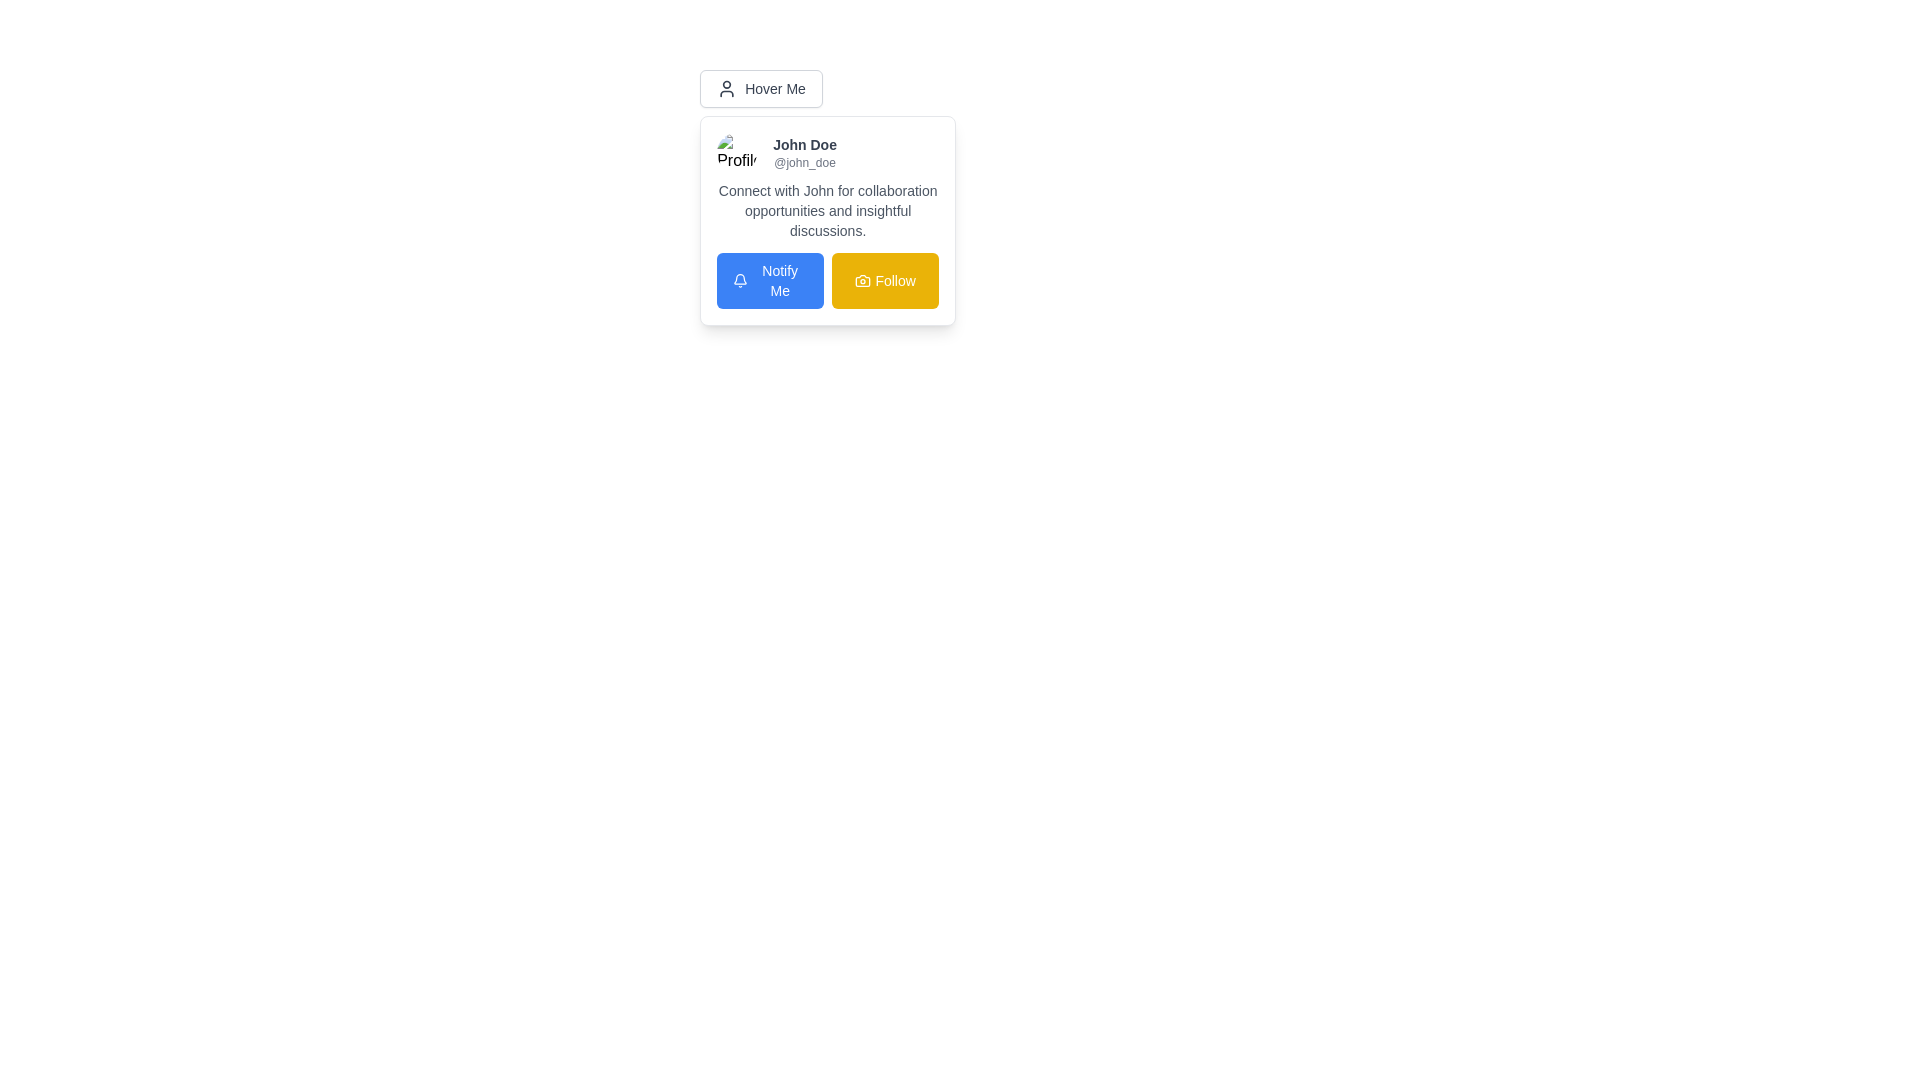  What do you see at coordinates (828, 152) in the screenshot?
I see `the user's full name in the User Profile Identifier` at bounding box center [828, 152].